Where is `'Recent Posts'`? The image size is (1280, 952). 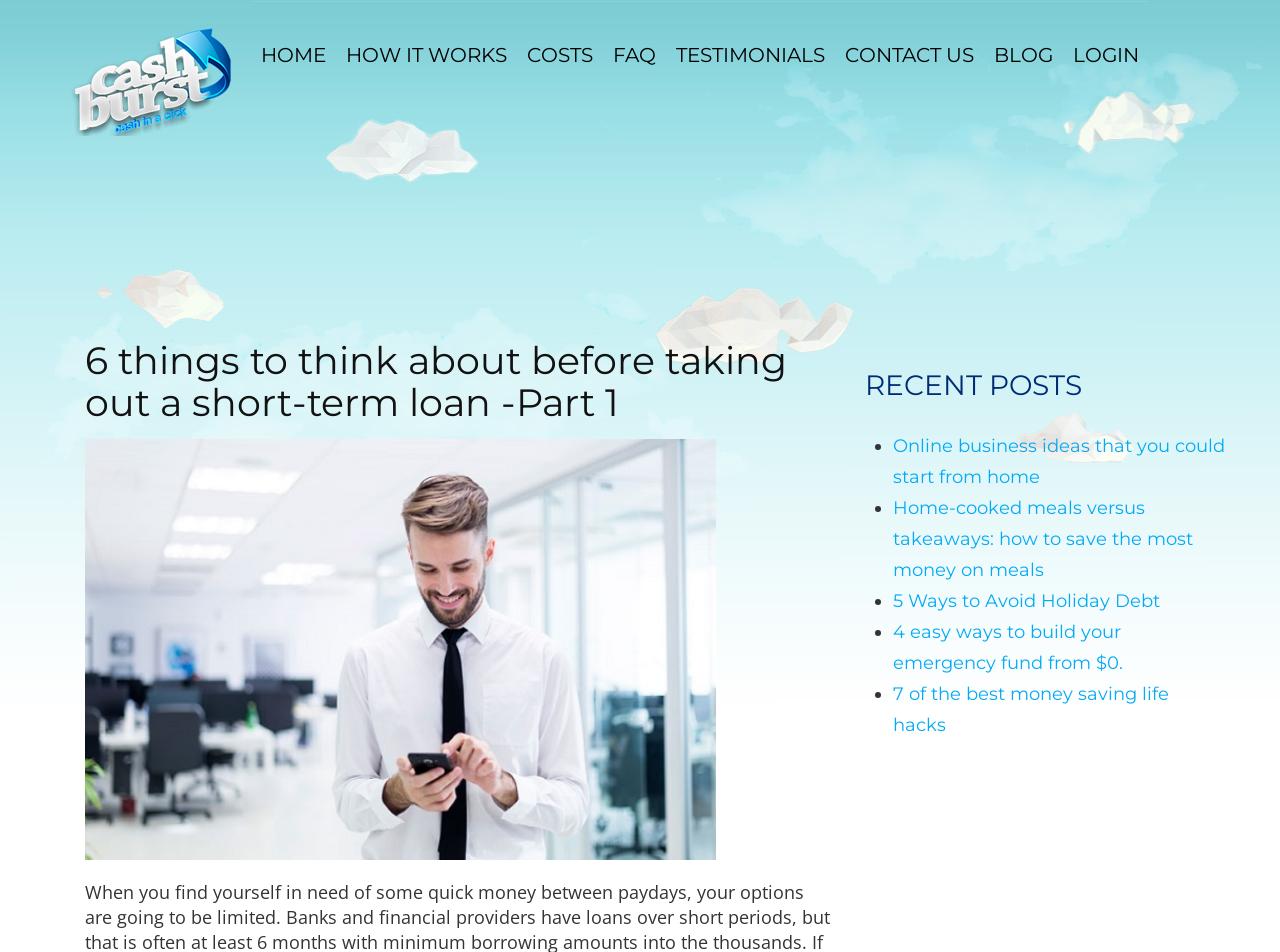 'Recent Posts' is located at coordinates (973, 384).